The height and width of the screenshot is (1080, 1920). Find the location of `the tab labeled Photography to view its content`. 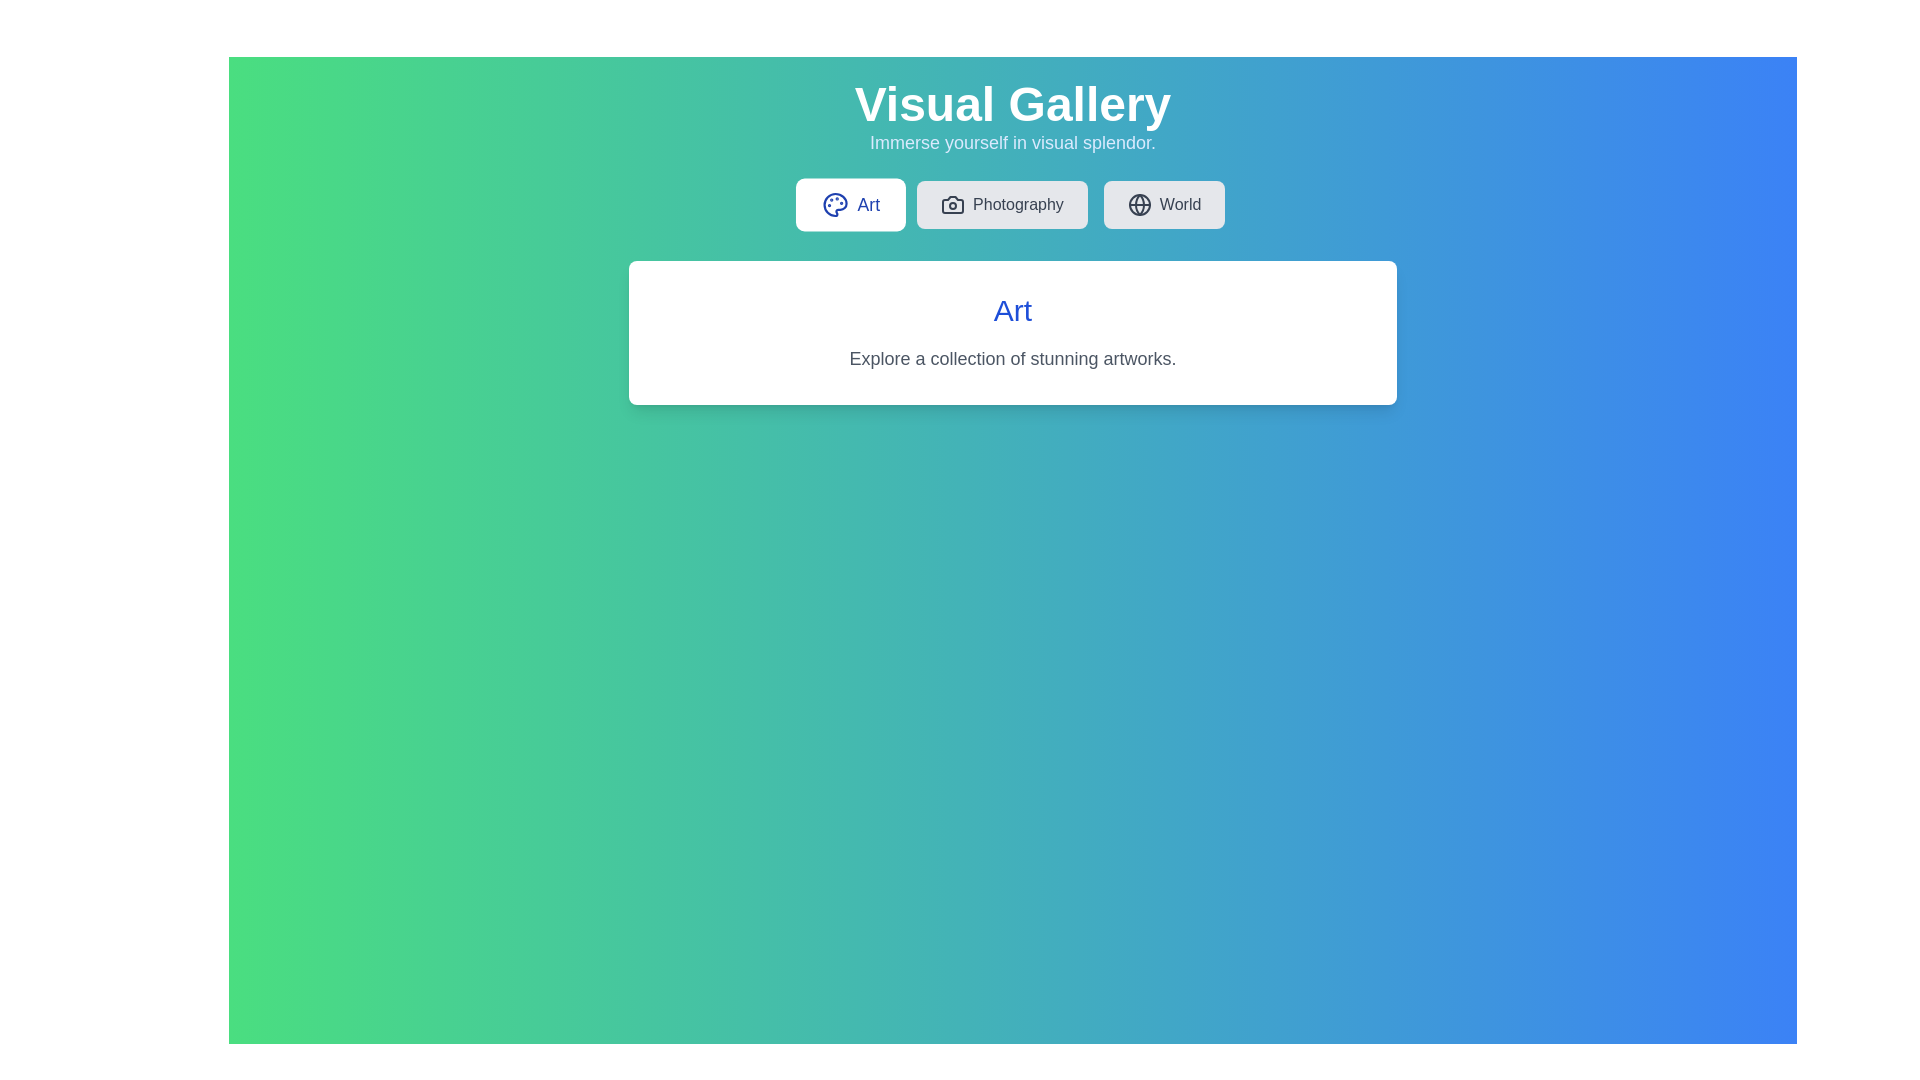

the tab labeled Photography to view its content is located at coordinates (1002, 204).